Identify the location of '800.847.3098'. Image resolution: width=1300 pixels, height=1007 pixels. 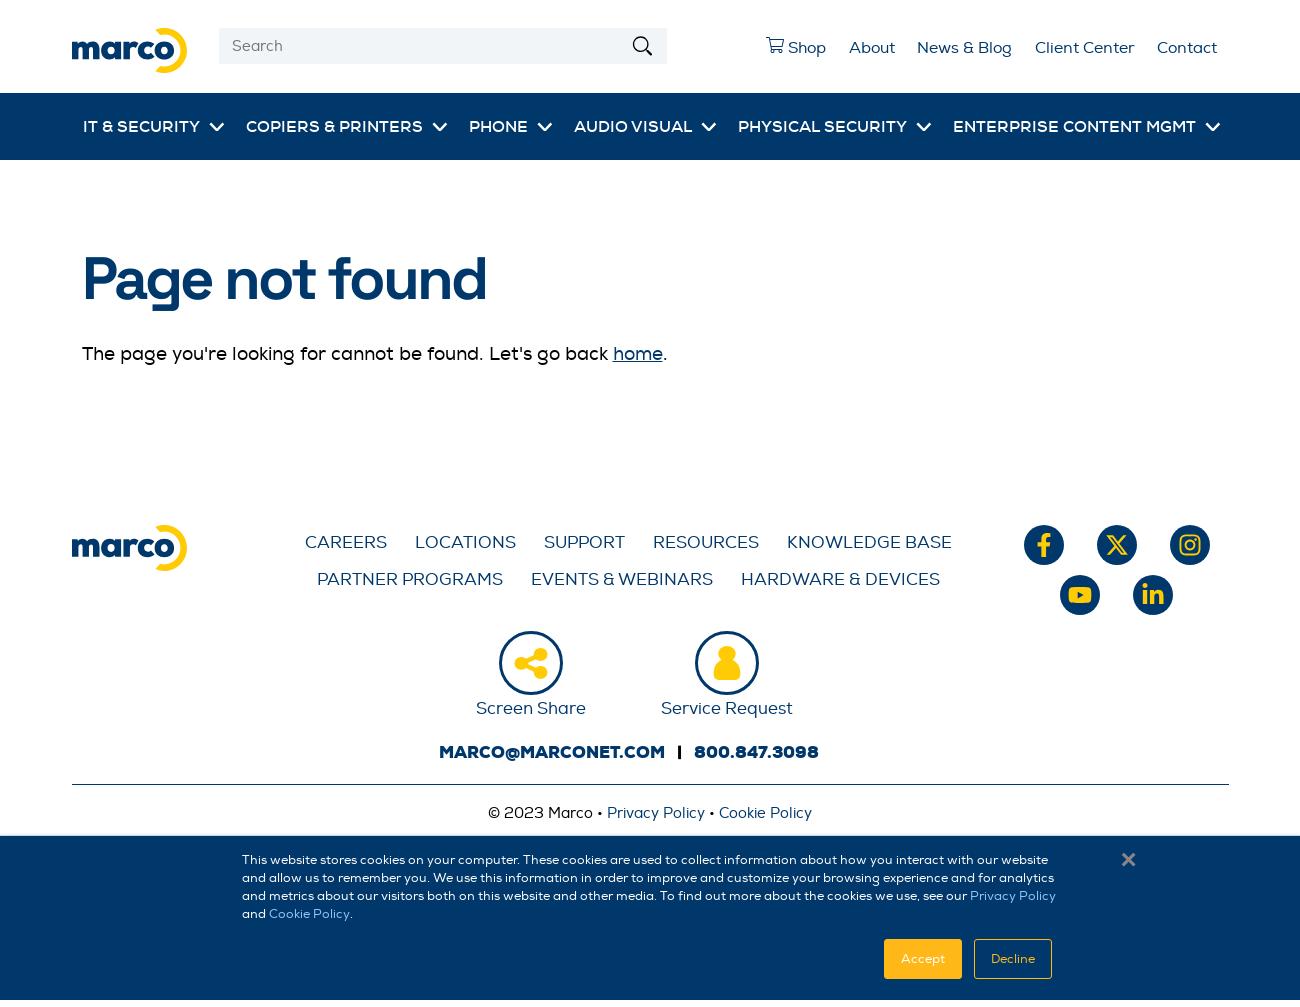
(755, 751).